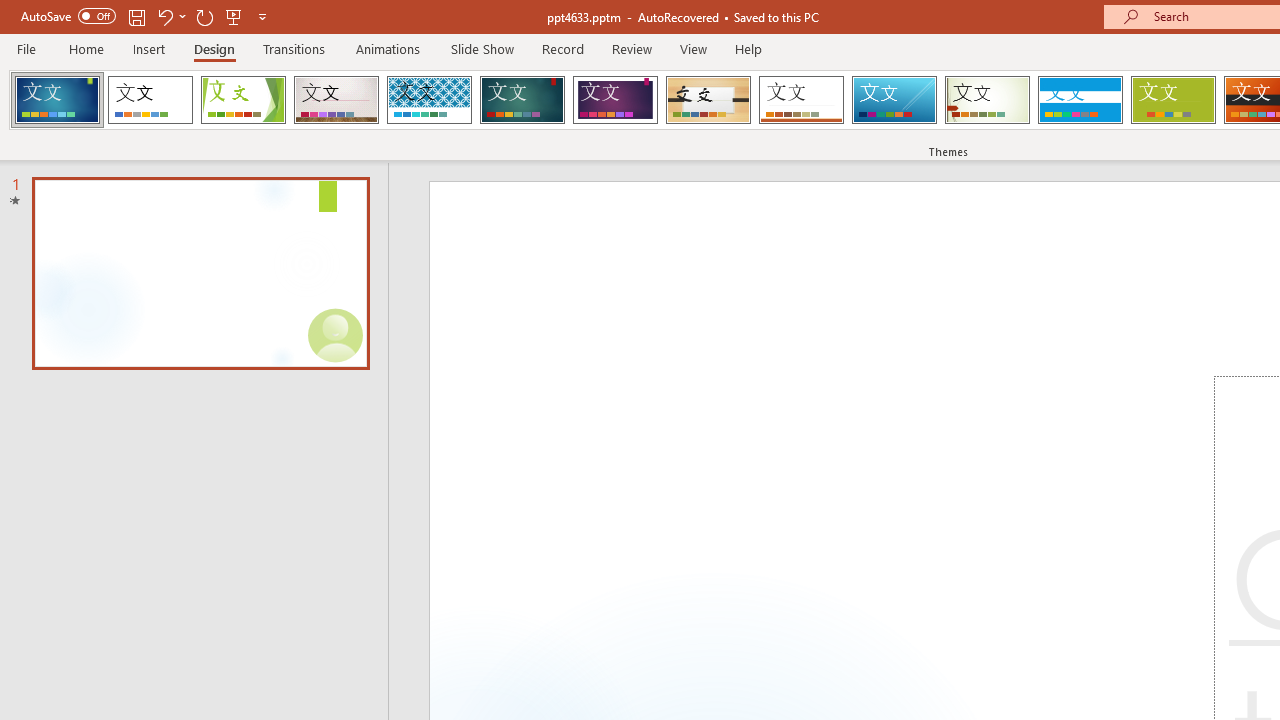 The width and height of the screenshot is (1280, 720). I want to click on 'Facet', so click(242, 100).